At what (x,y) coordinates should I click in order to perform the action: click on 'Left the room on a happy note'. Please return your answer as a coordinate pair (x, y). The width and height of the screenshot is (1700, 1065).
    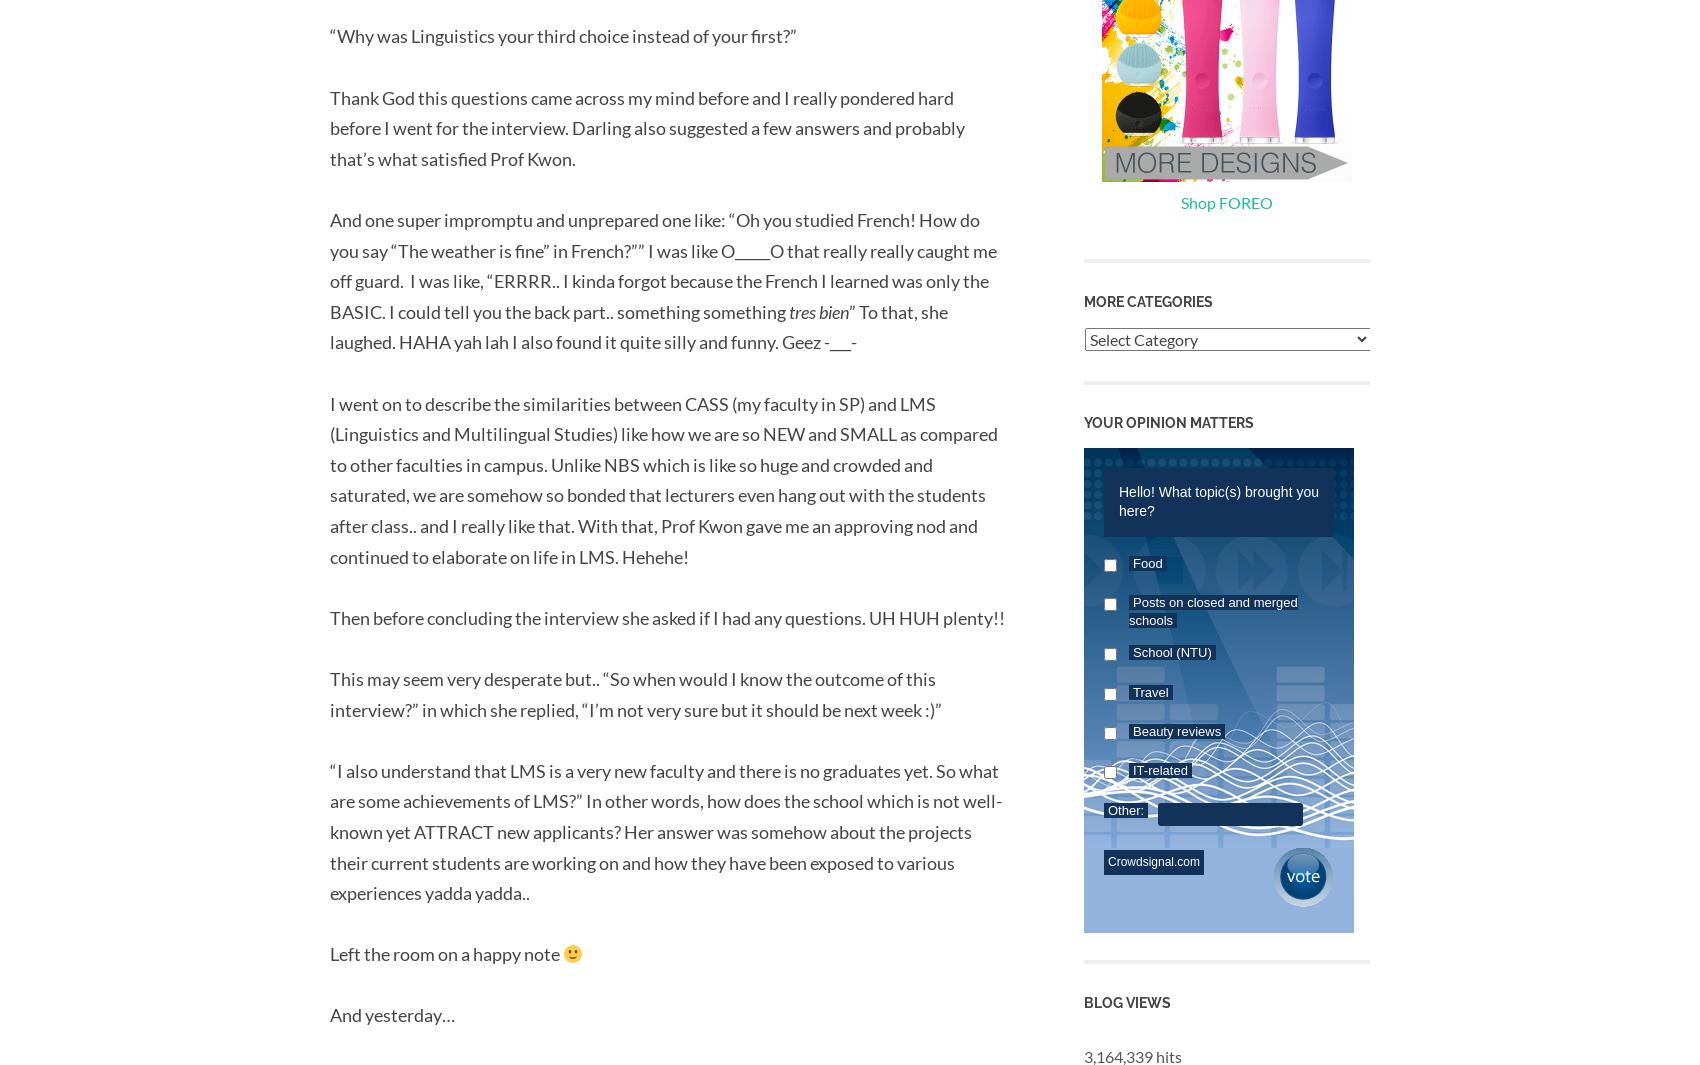
    Looking at the image, I should click on (446, 954).